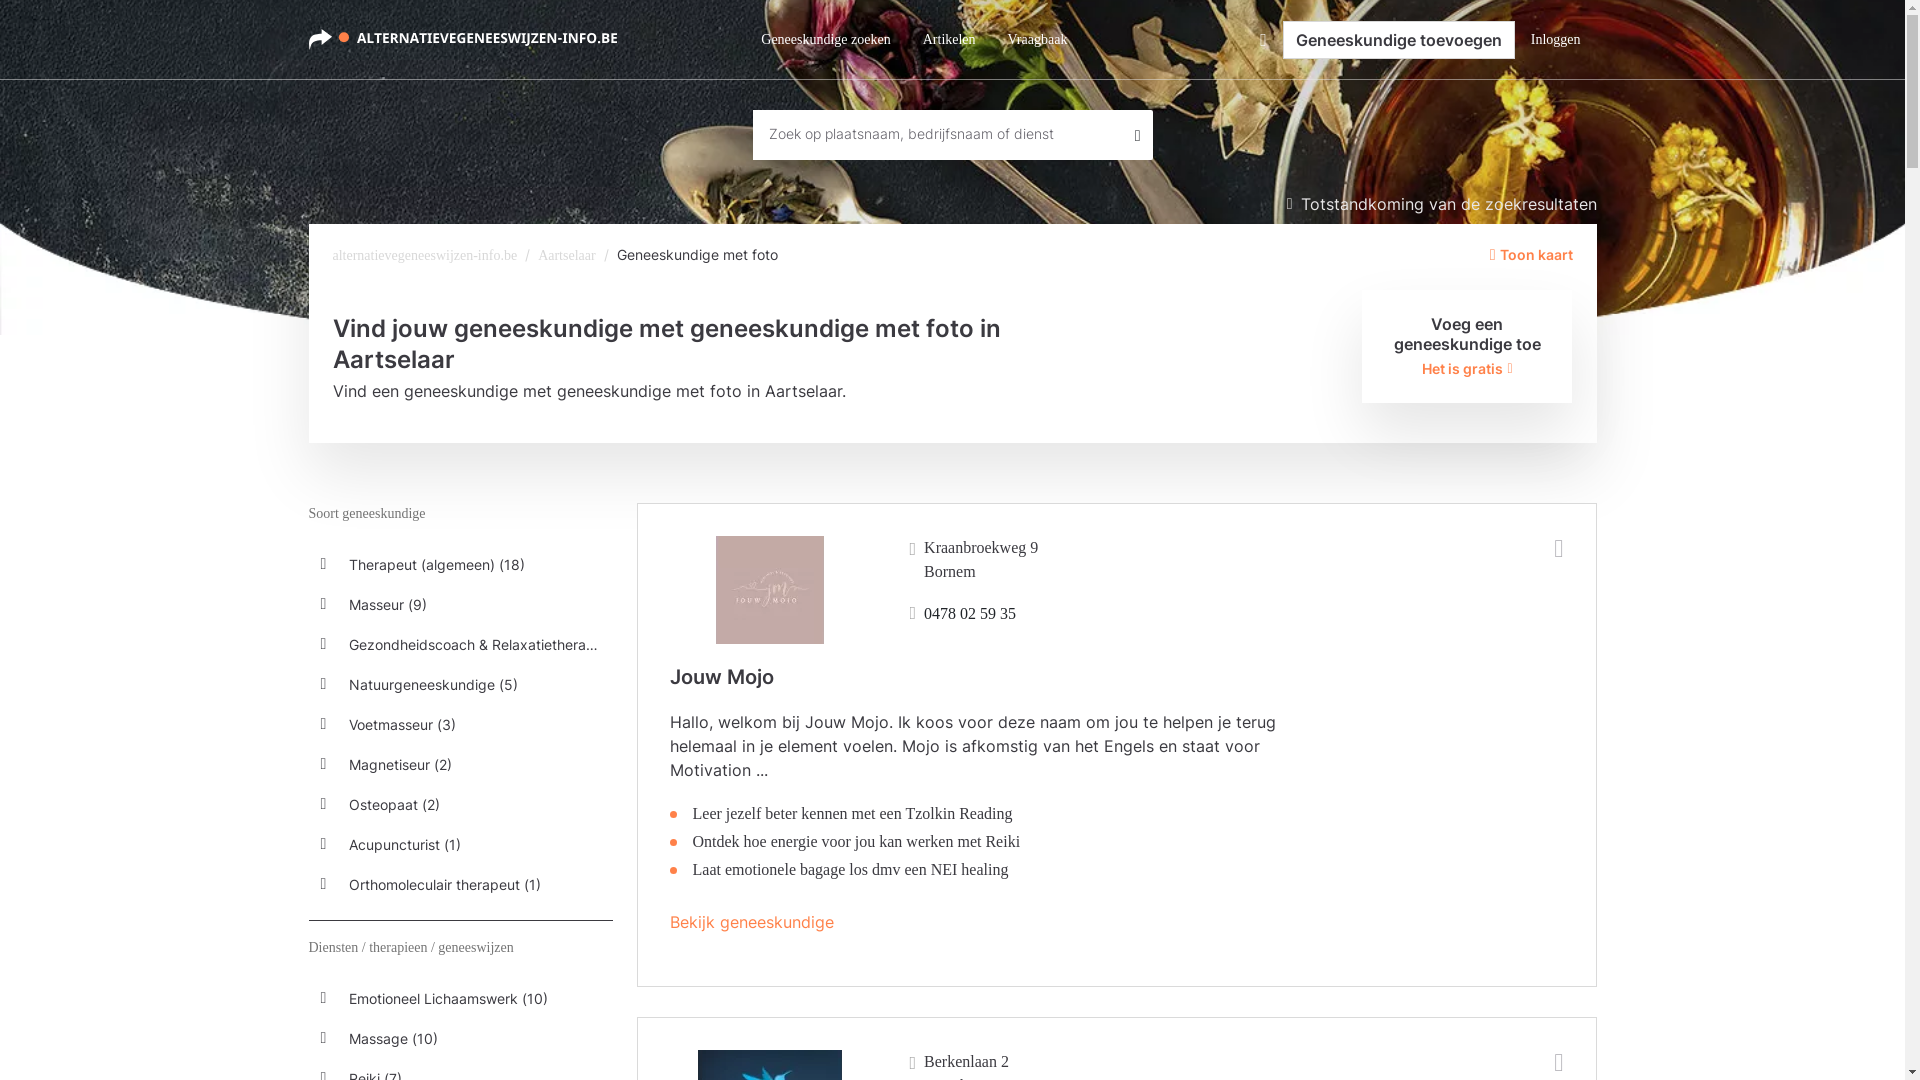  What do you see at coordinates (1037, 39) in the screenshot?
I see `'Vraagbaak'` at bounding box center [1037, 39].